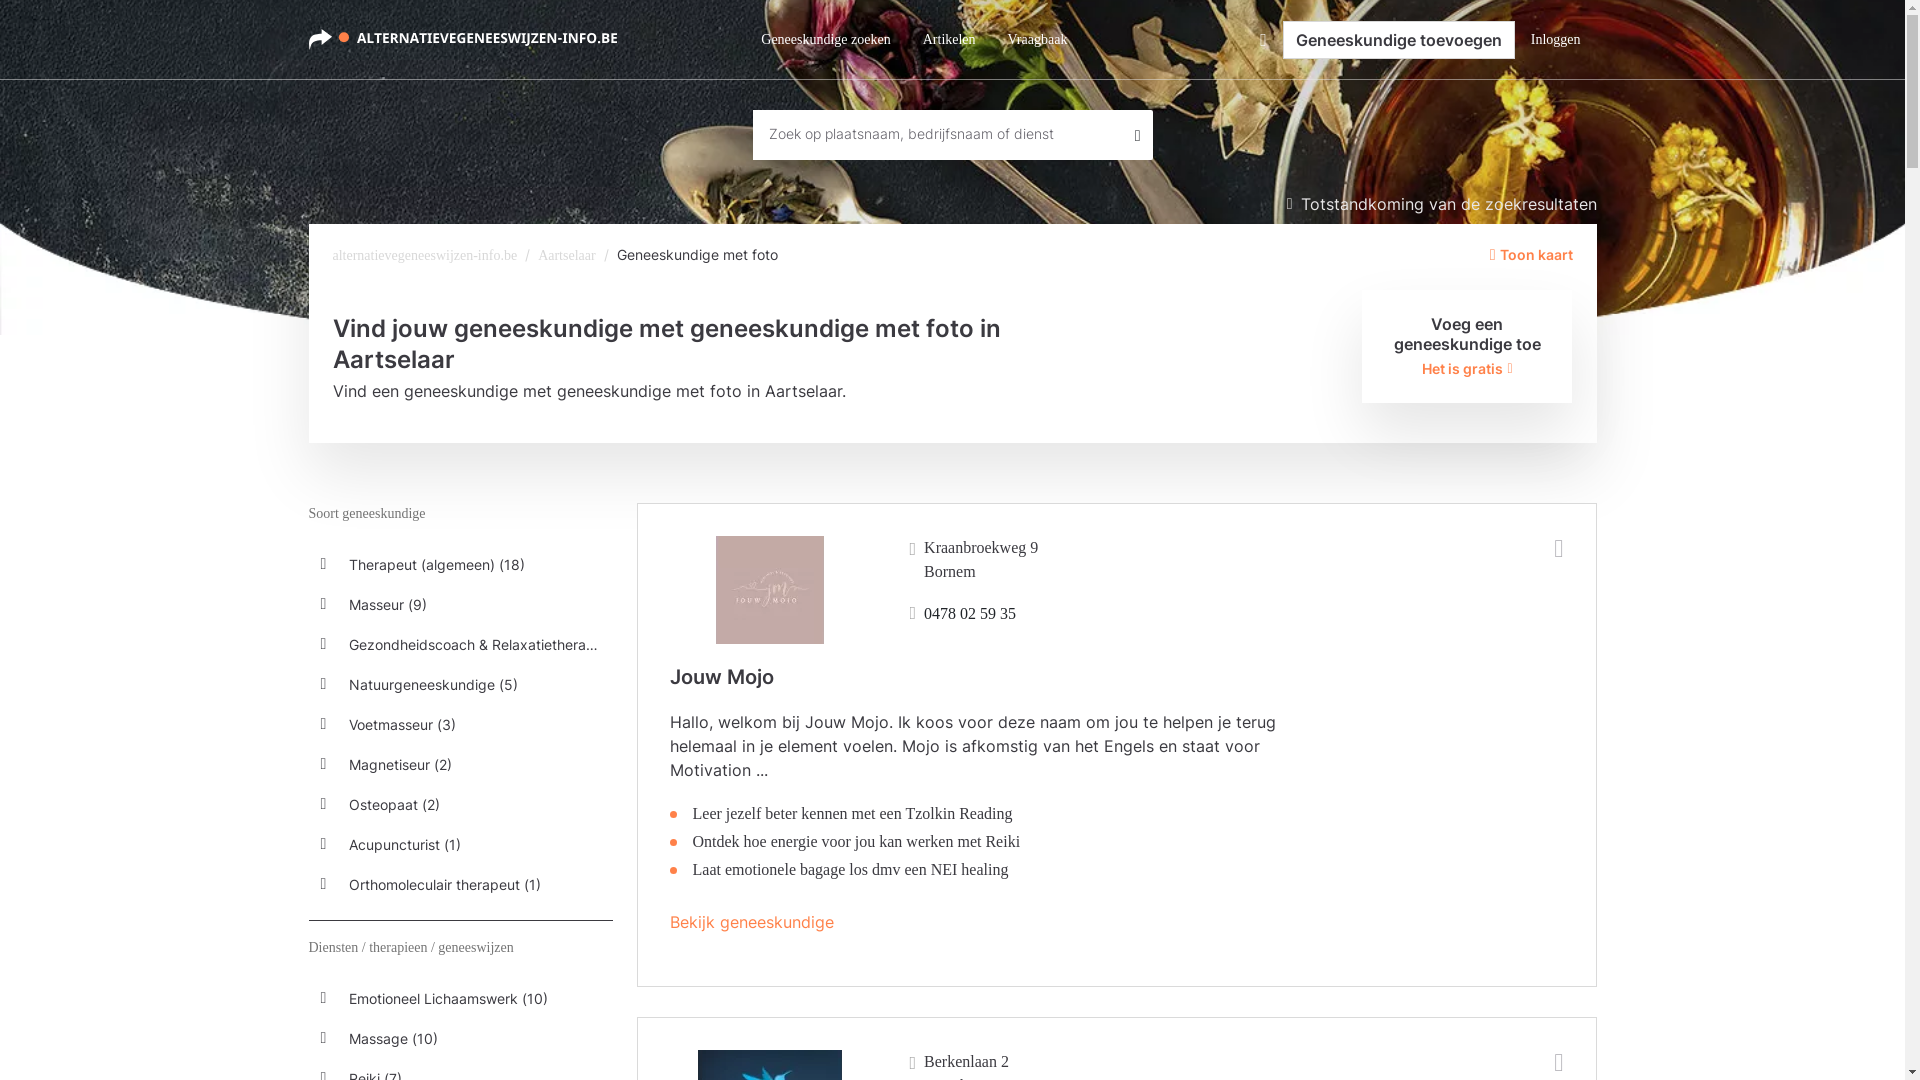  What do you see at coordinates (1037, 39) in the screenshot?
I see `'Vraagbaak'` at bounding box center [1037, 39].